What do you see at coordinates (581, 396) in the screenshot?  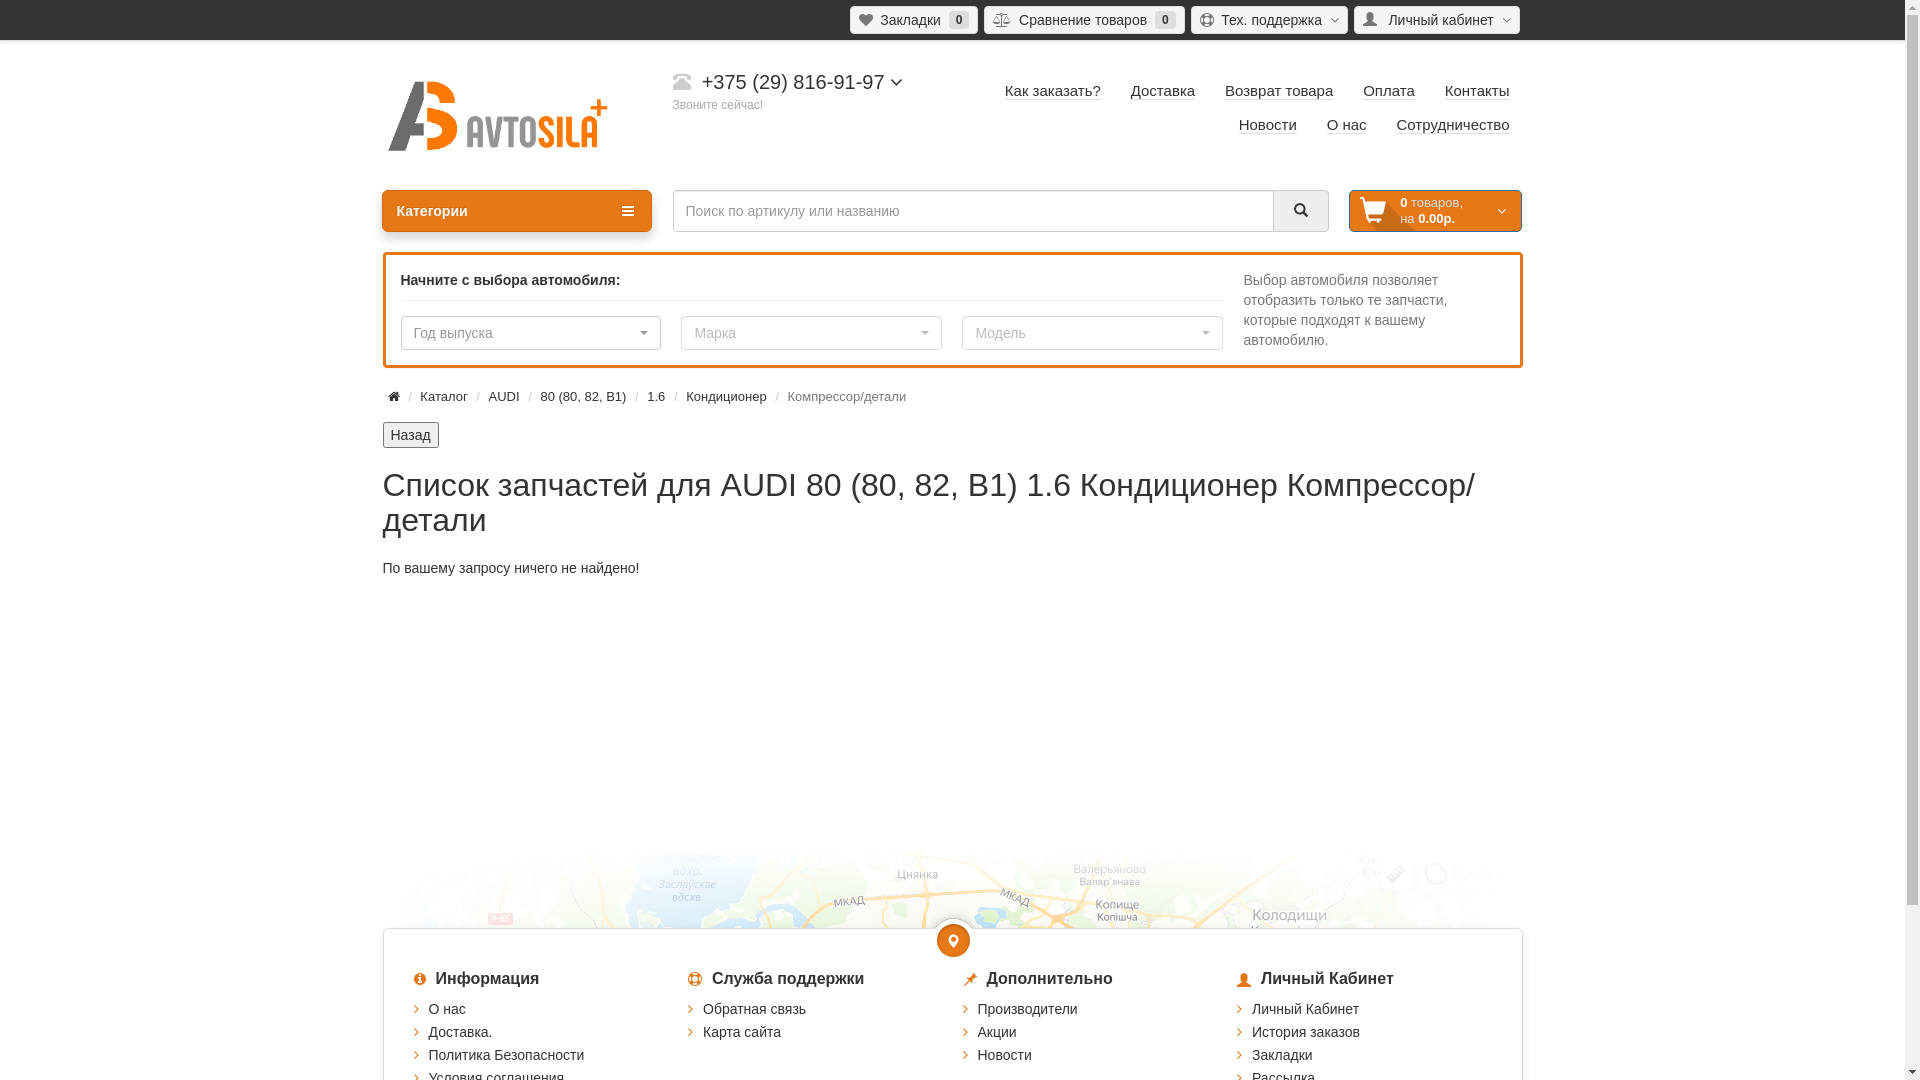 I see `'80 (80, 82, B1)'` at bounding box center [581, 396].